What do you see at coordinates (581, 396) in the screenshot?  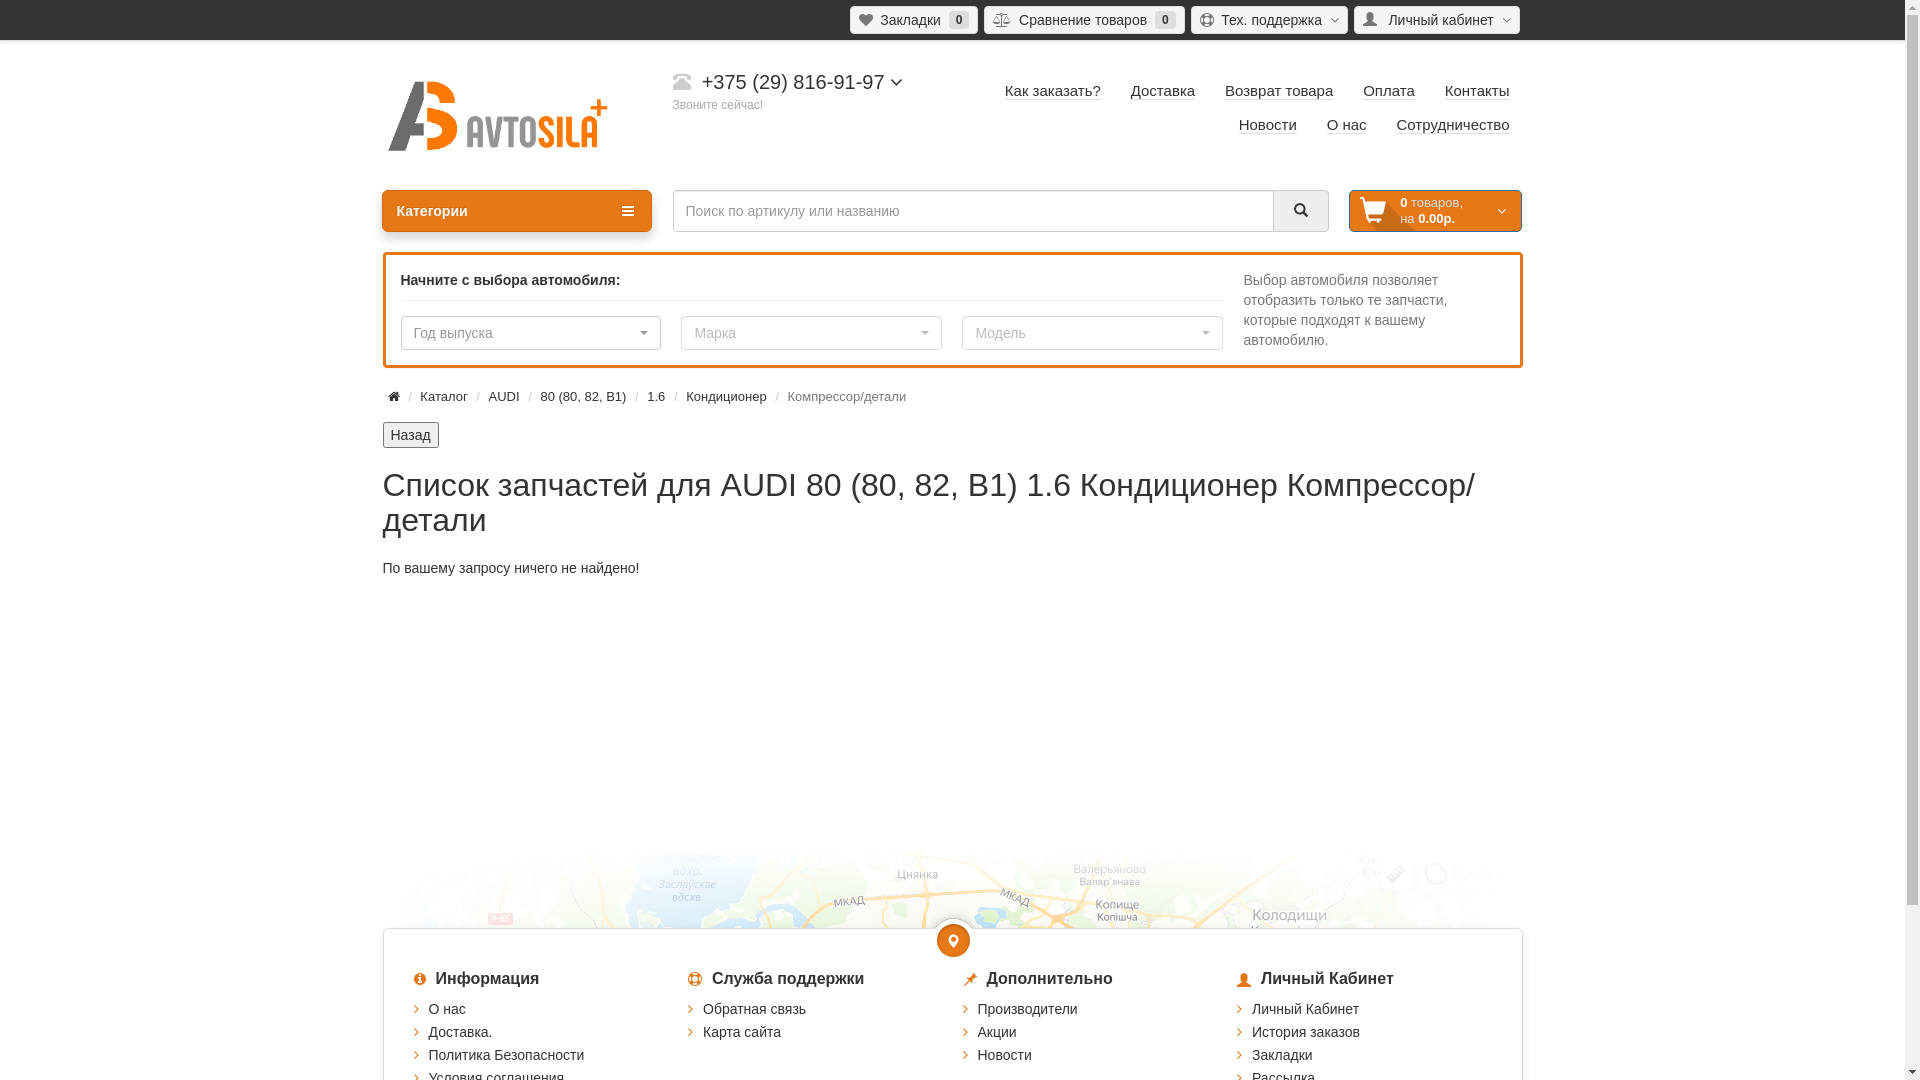 I see `'80 (80, 82, B1)'` at bounding box center [581, 396].